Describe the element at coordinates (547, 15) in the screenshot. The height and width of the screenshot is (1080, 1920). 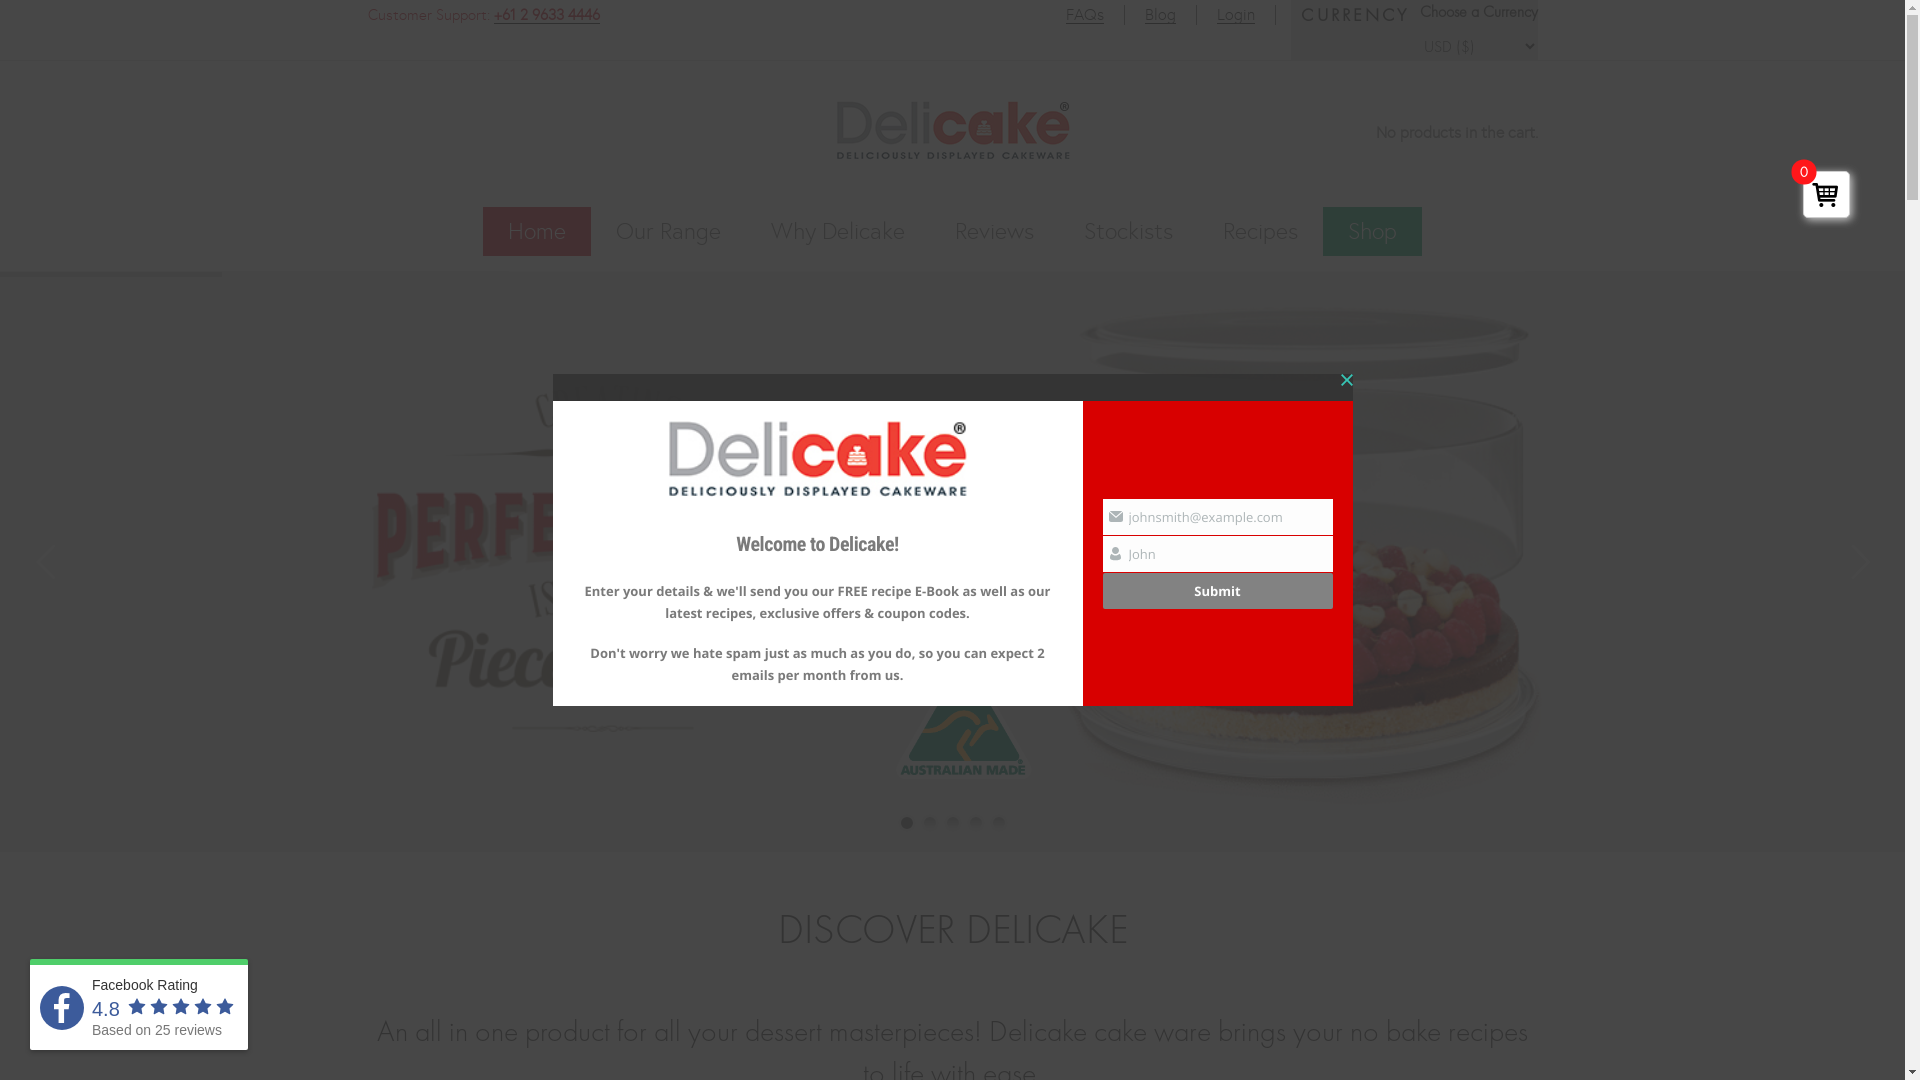
I see `'+61 2 9633 4446'` at that location.